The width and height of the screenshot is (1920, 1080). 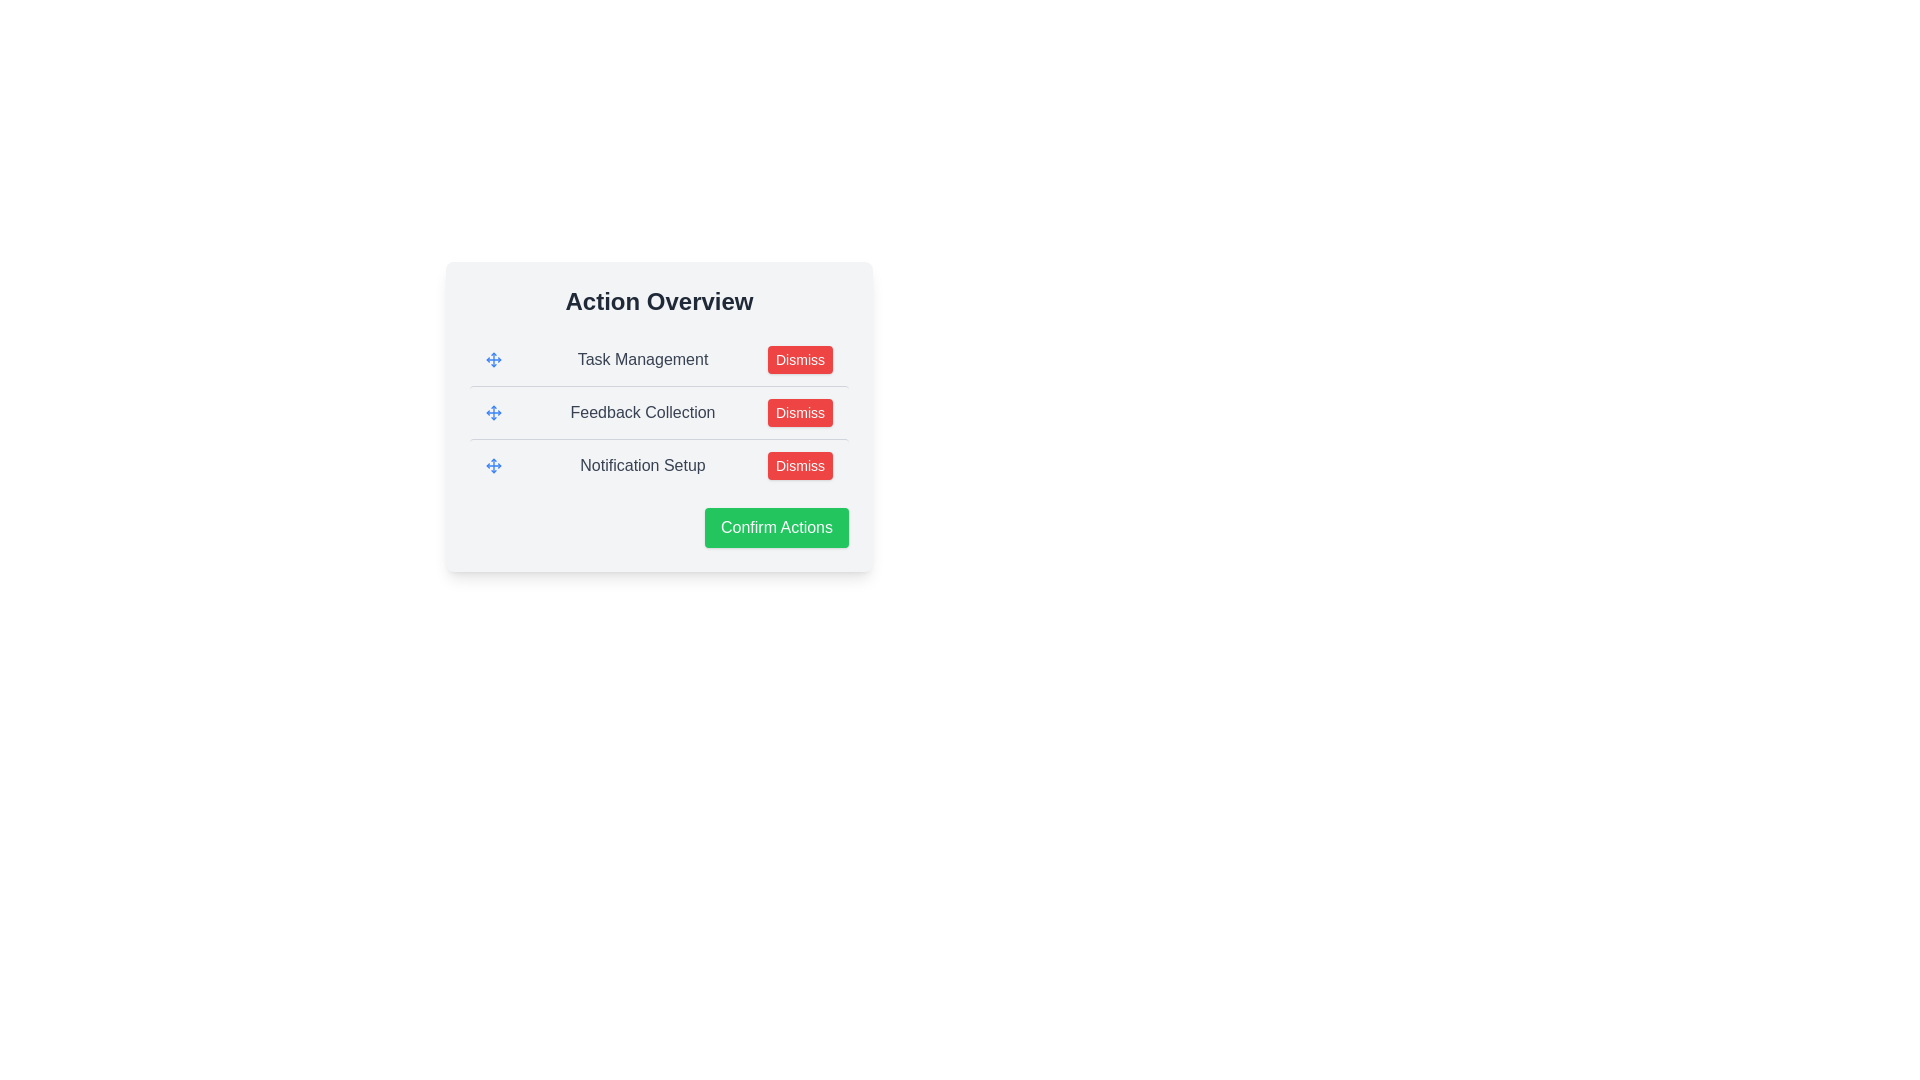 What do you see at coordinates (659, 465) in the screenshot?
I see `the third notification setting in the 'Action Overview' list for potential drag-and-drop functionality` at bounding box center [659, 465].